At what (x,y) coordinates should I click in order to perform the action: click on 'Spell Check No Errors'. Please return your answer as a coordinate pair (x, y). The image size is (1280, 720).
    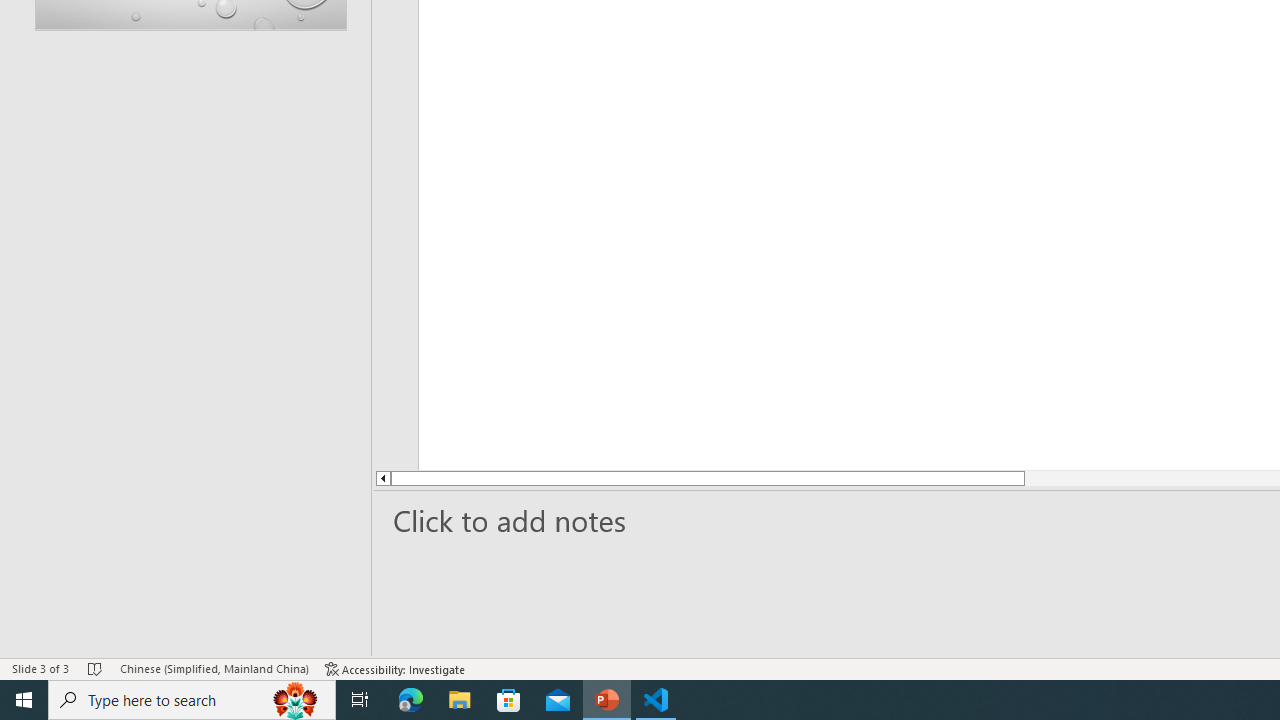
    Looking at the image, I should click on (95, 669).